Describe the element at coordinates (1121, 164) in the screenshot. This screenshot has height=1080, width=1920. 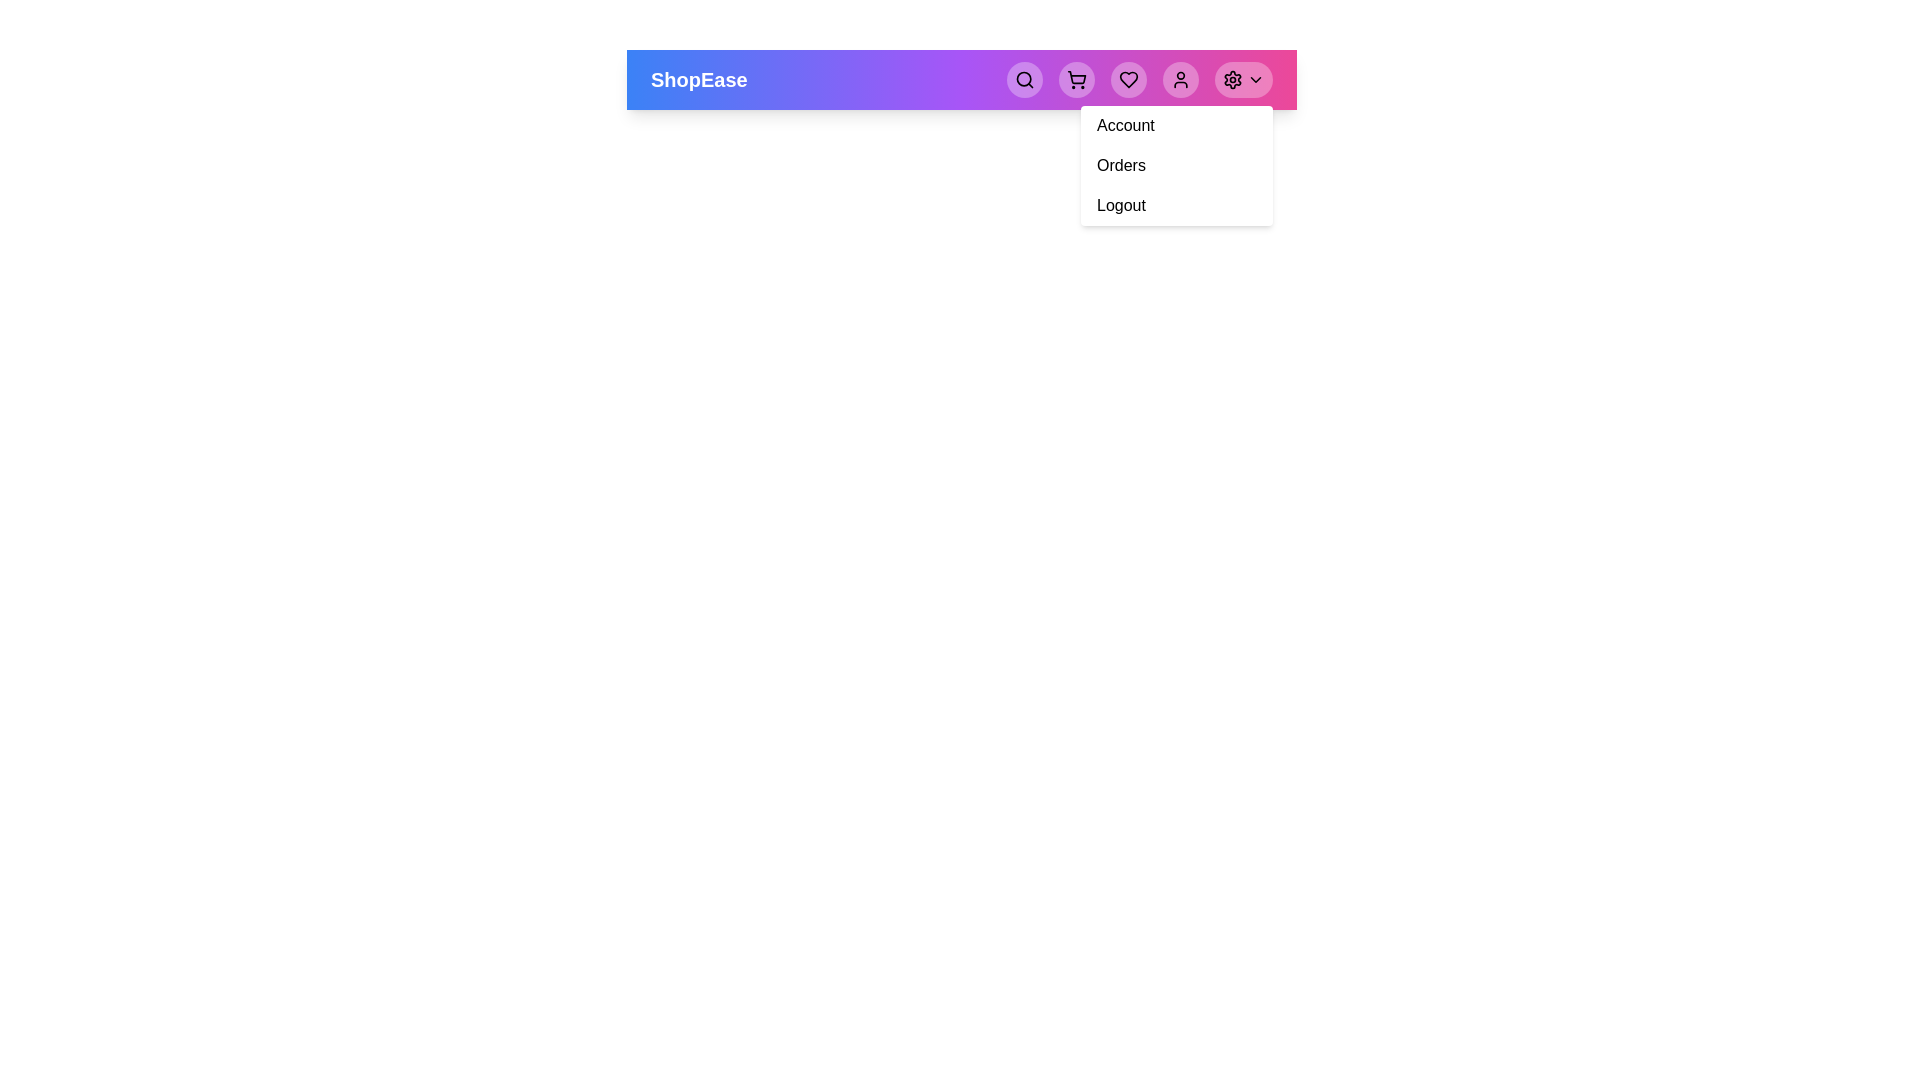
I see `the 'Orders' option in the menu` at that location.